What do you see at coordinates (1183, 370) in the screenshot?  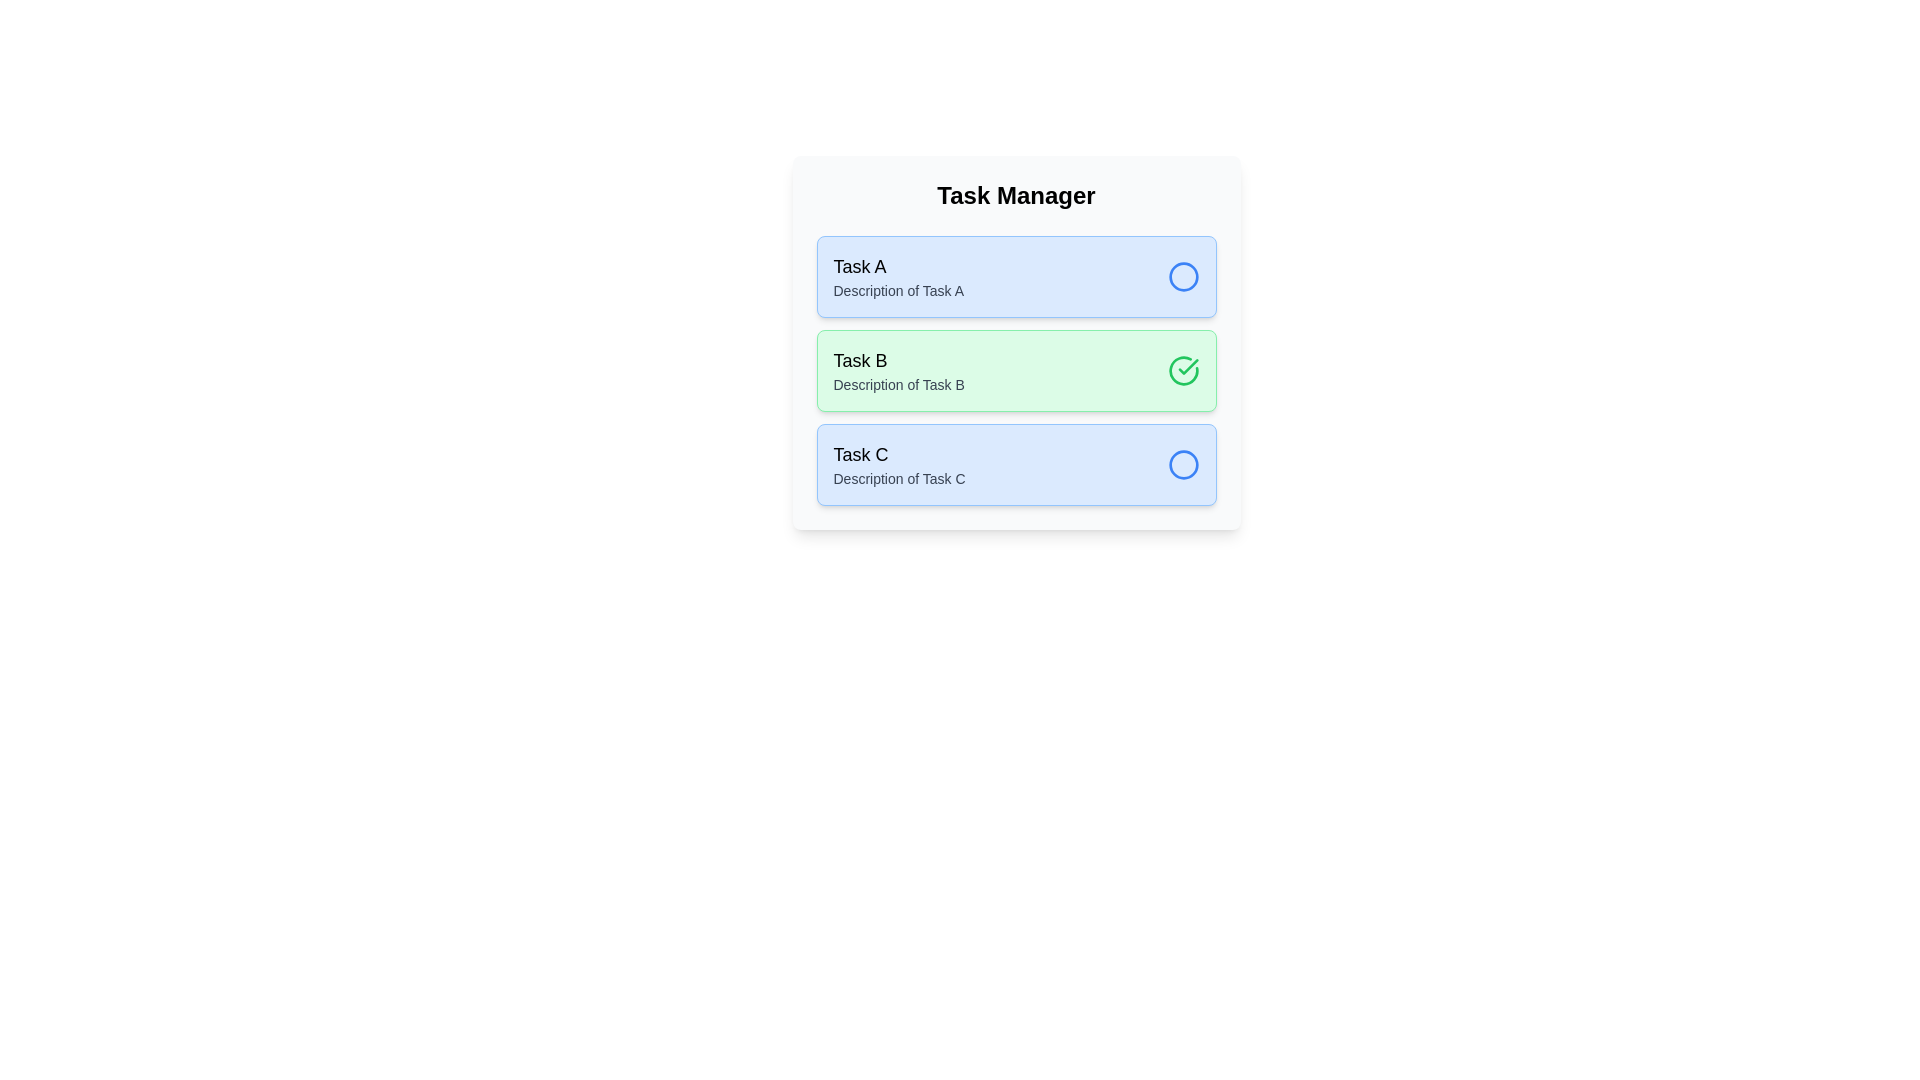 I see `the completion status icon located in the top right corner of the green-highlighted card labeled 'Task B'` at bounding box center [1183, 370].